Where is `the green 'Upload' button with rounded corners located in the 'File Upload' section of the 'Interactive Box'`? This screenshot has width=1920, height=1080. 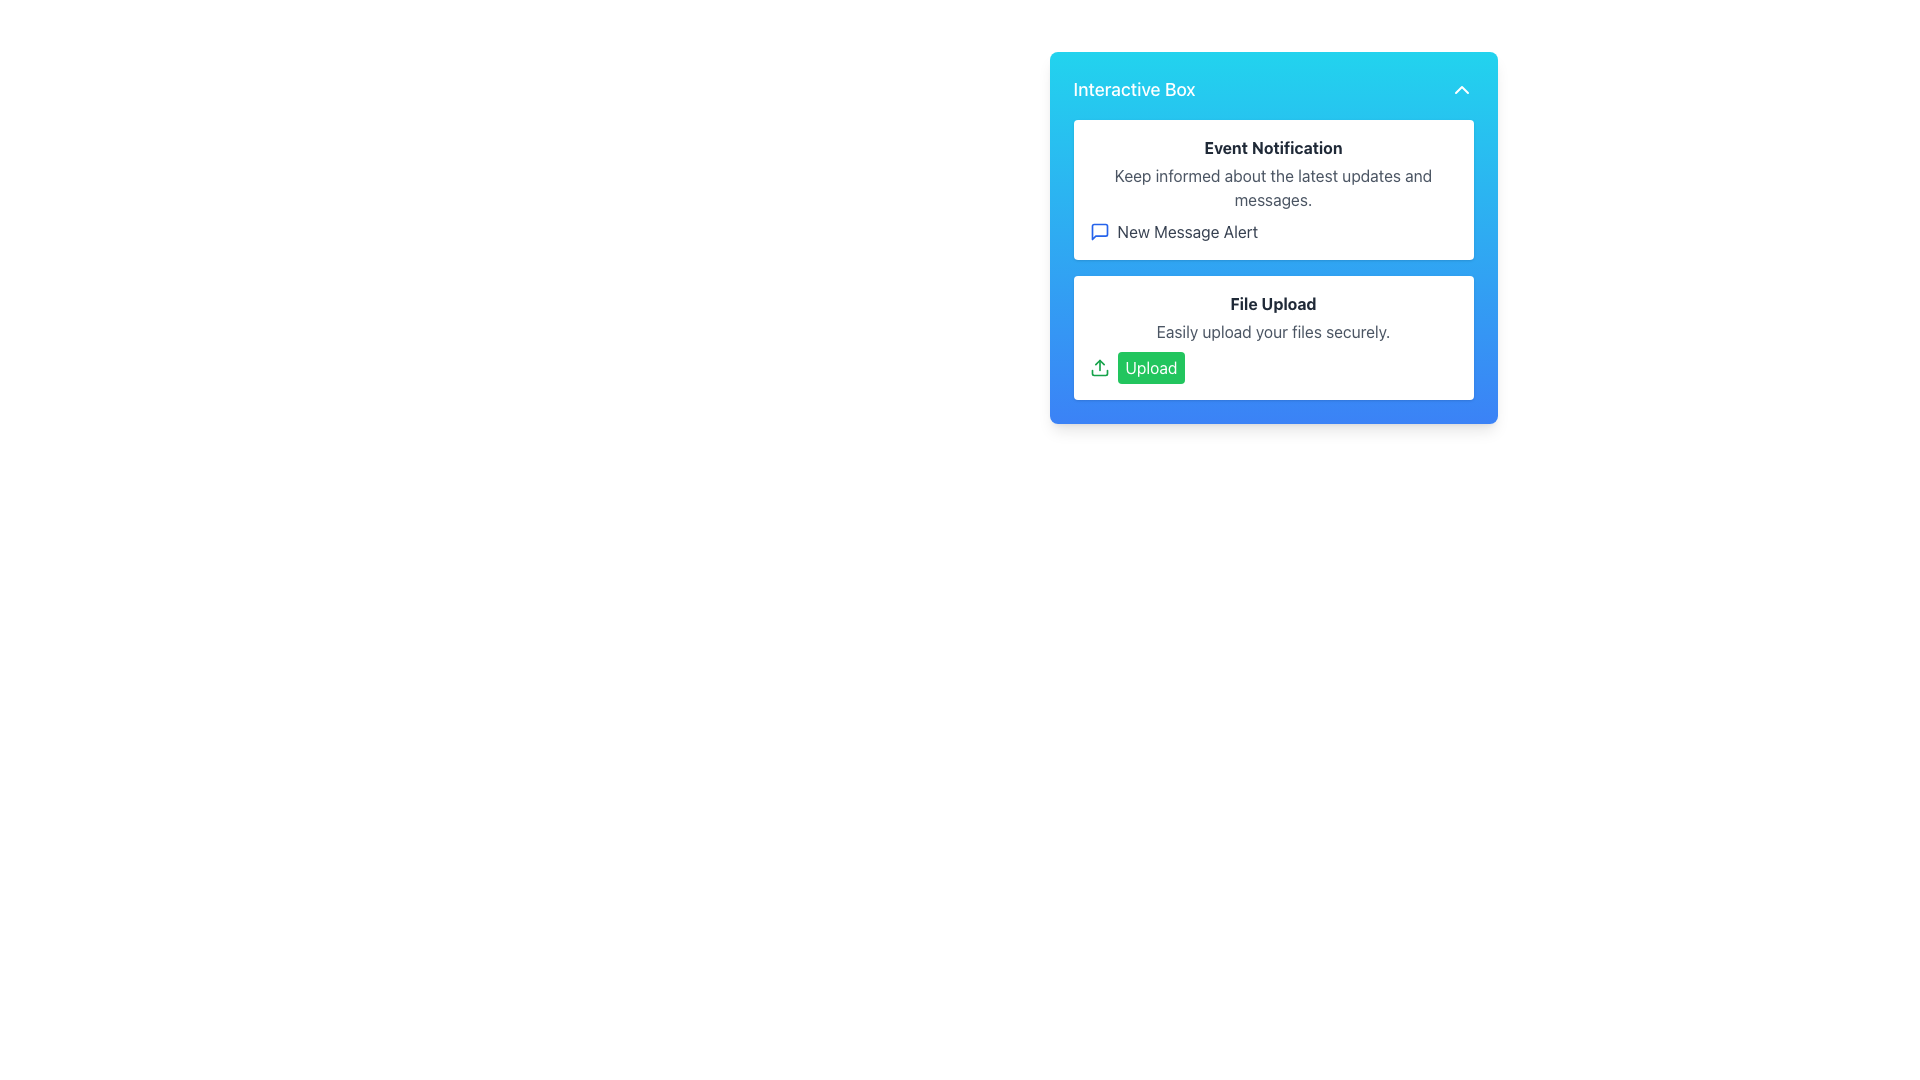
the green 'Upload' button with rounded corners located in the 'File Upload' section of the 'Interactive Box' is located at coordinates (1151, 367).